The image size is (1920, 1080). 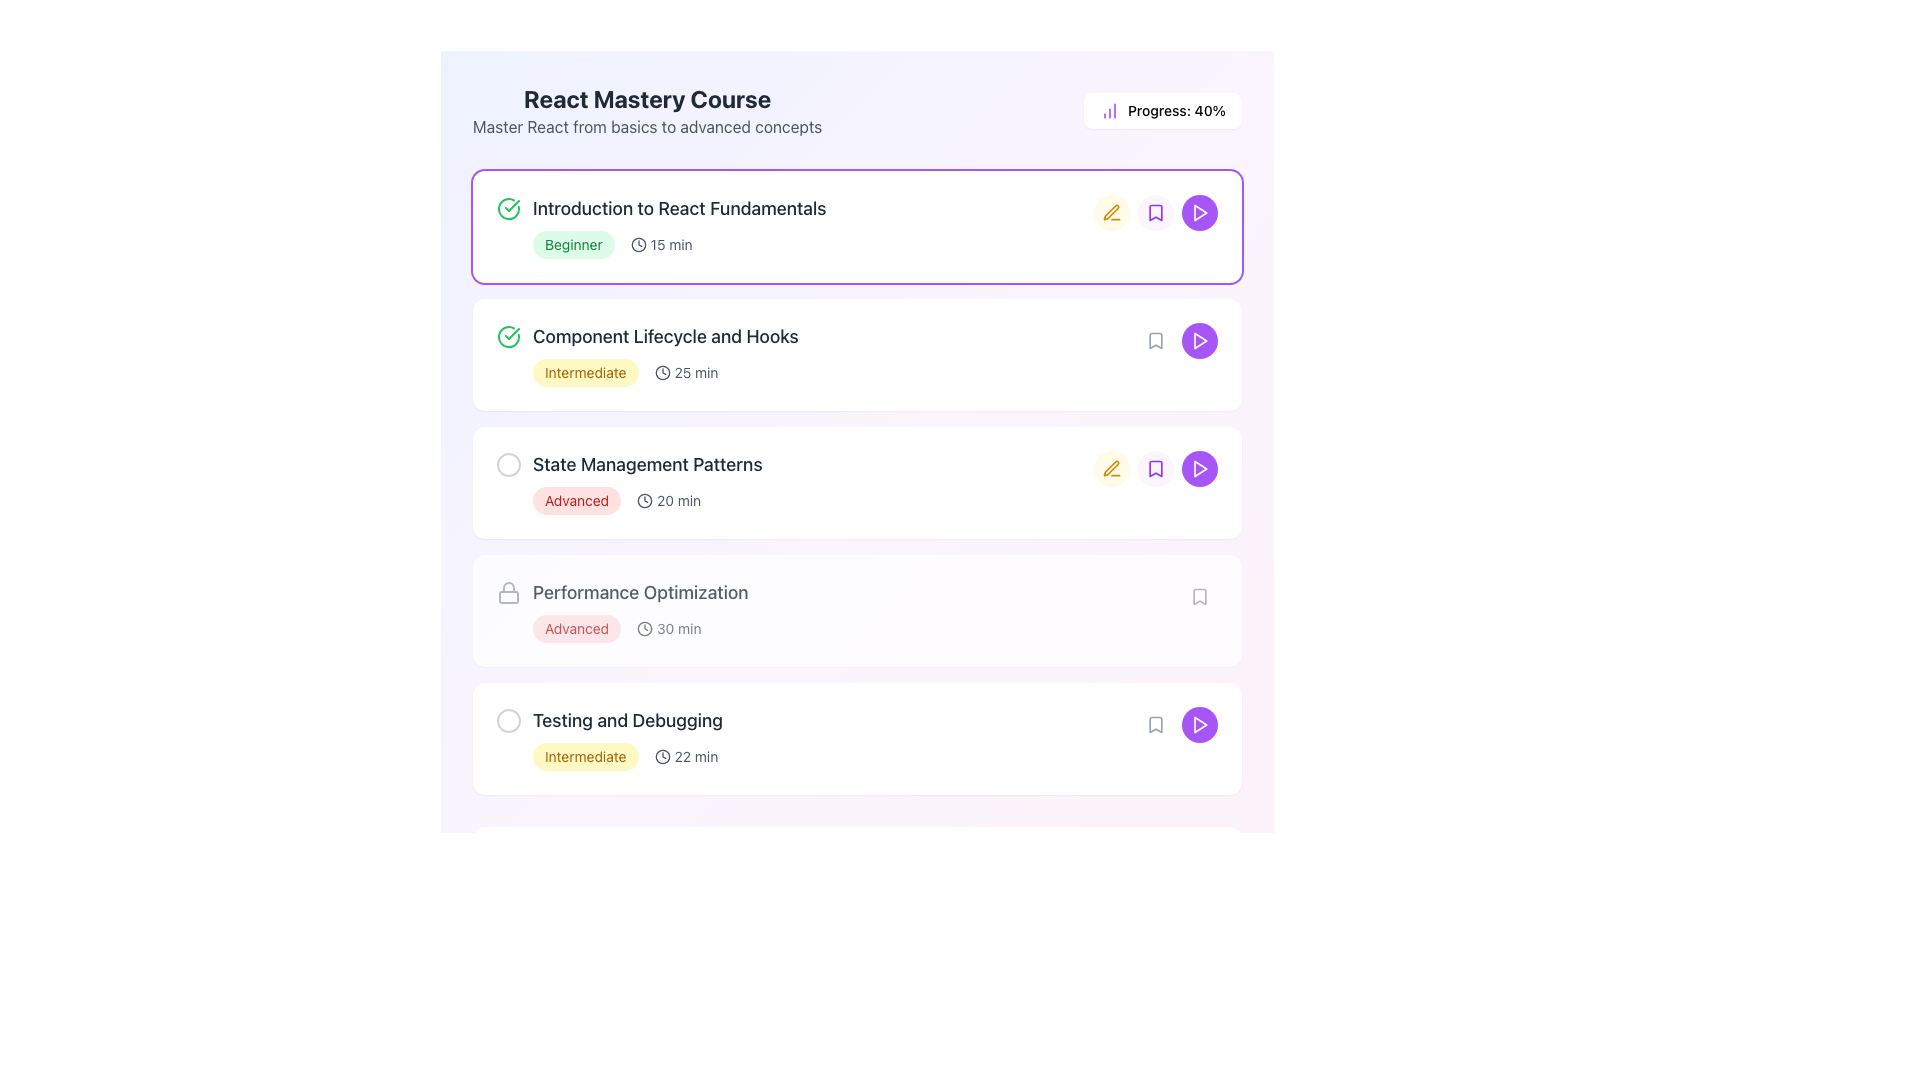 I want to click on the circular clock icon within the 'Introduction to React Fundamentals' section, which is next to the estimated completion time and above a green 'Beginner' tag, so click(x=645, y=500).